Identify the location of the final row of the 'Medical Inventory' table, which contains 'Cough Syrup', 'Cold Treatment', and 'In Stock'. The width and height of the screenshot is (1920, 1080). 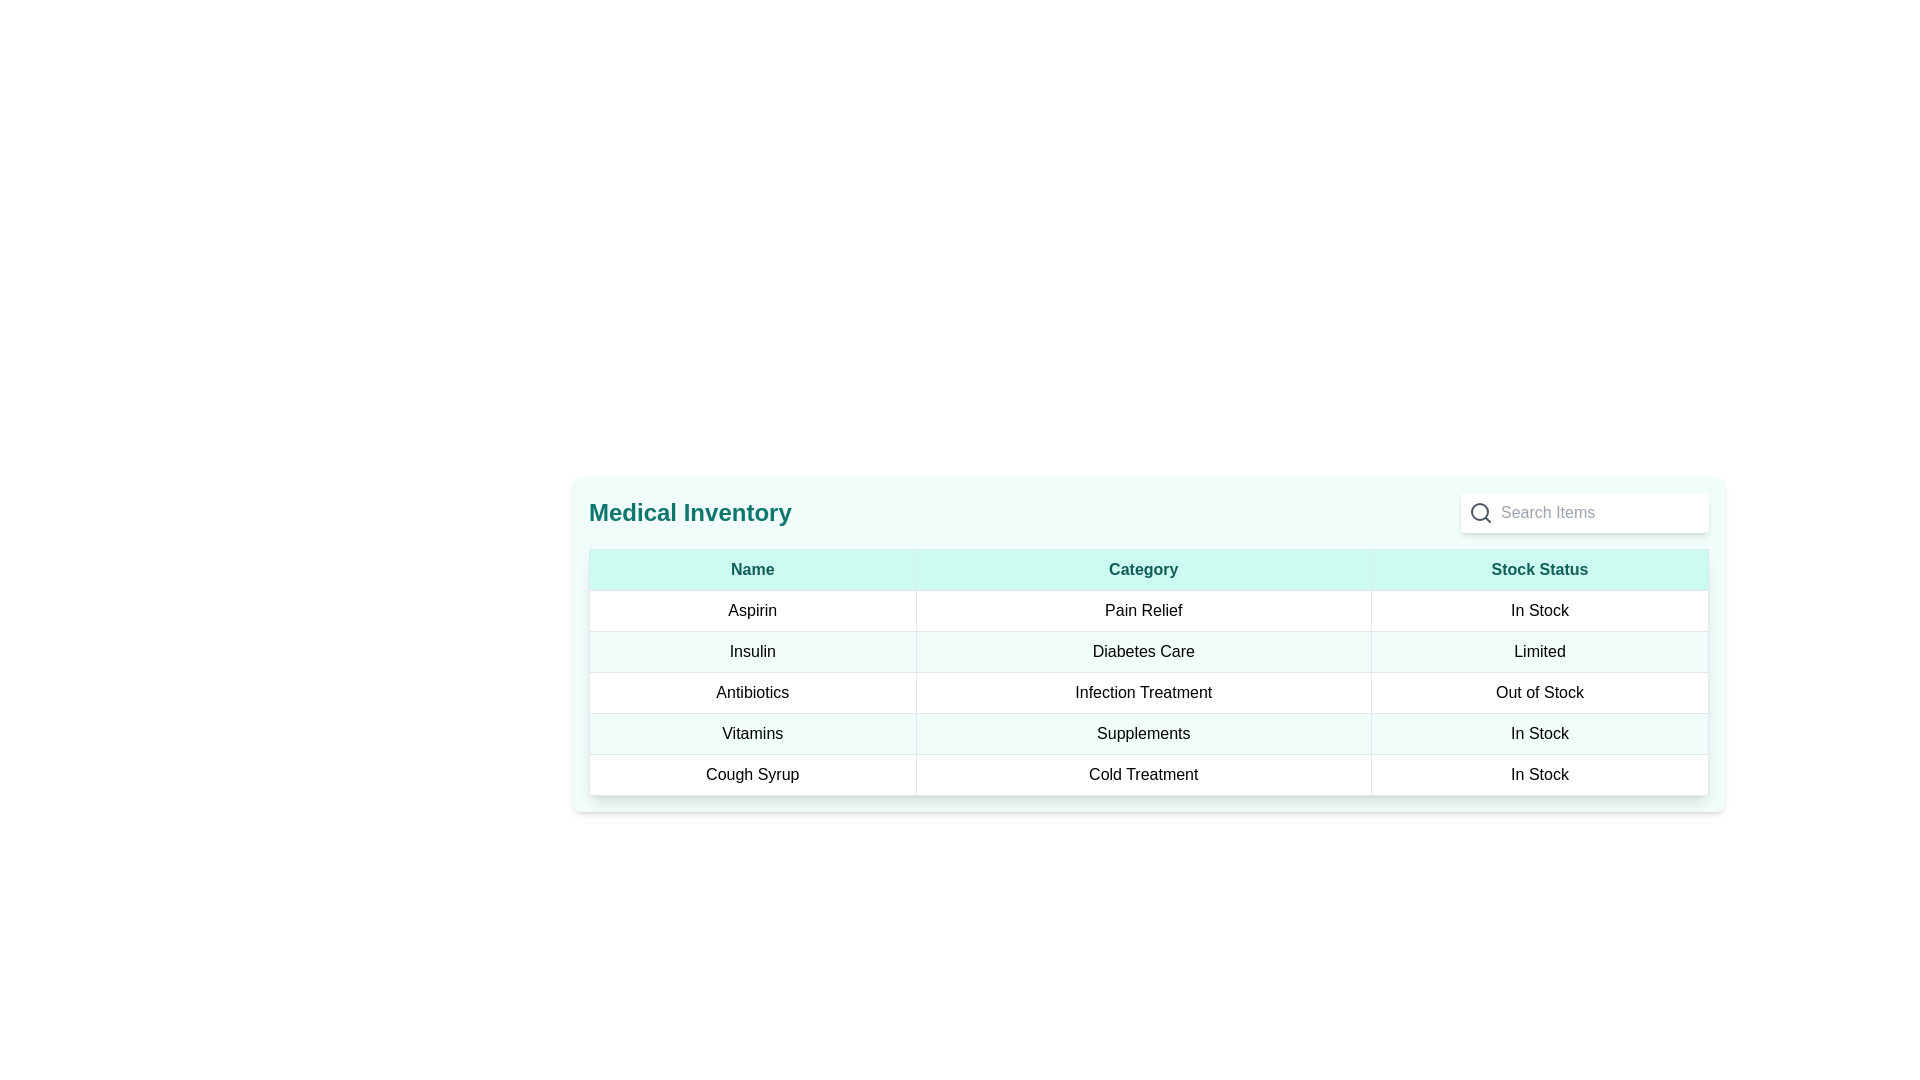
(1148, 774).